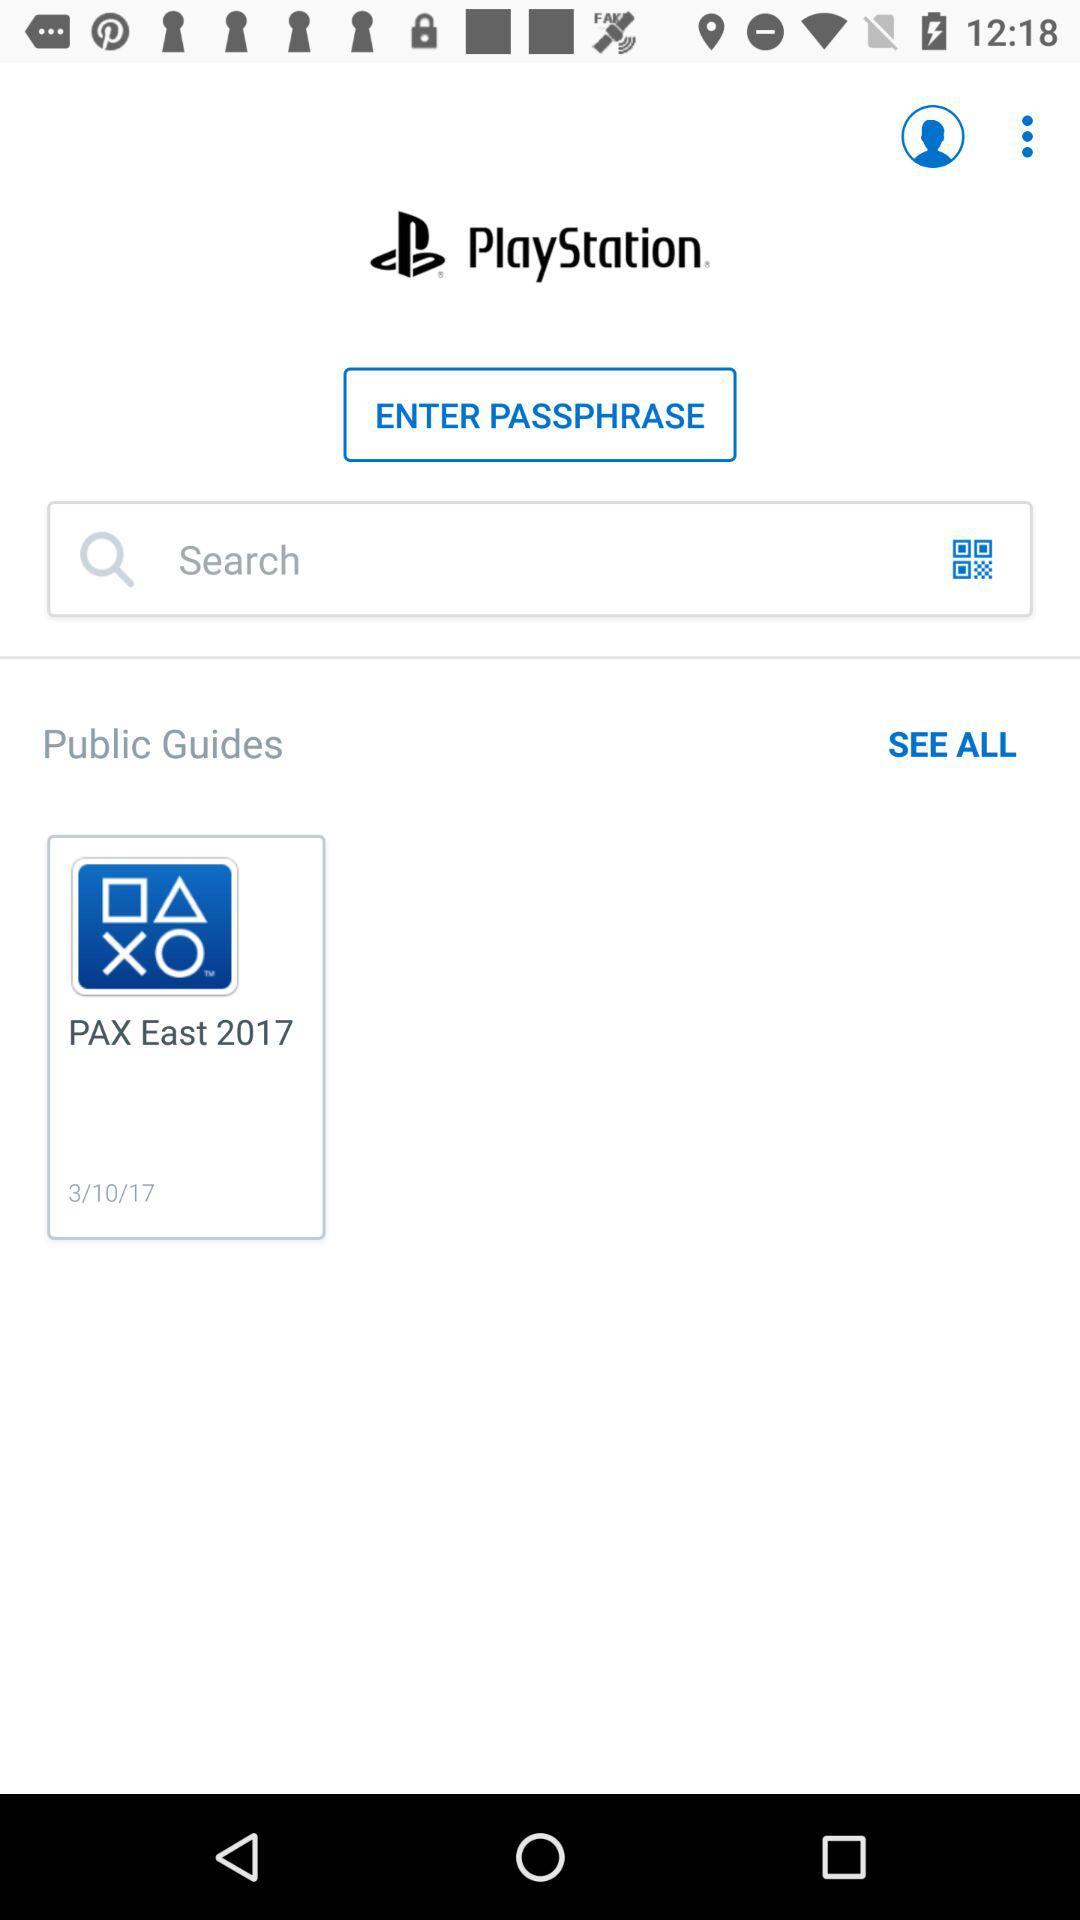  What do you see at coordinates (1027, 135) in the screenshot?
I see `the more icon` at bounding box center [1027, 135].